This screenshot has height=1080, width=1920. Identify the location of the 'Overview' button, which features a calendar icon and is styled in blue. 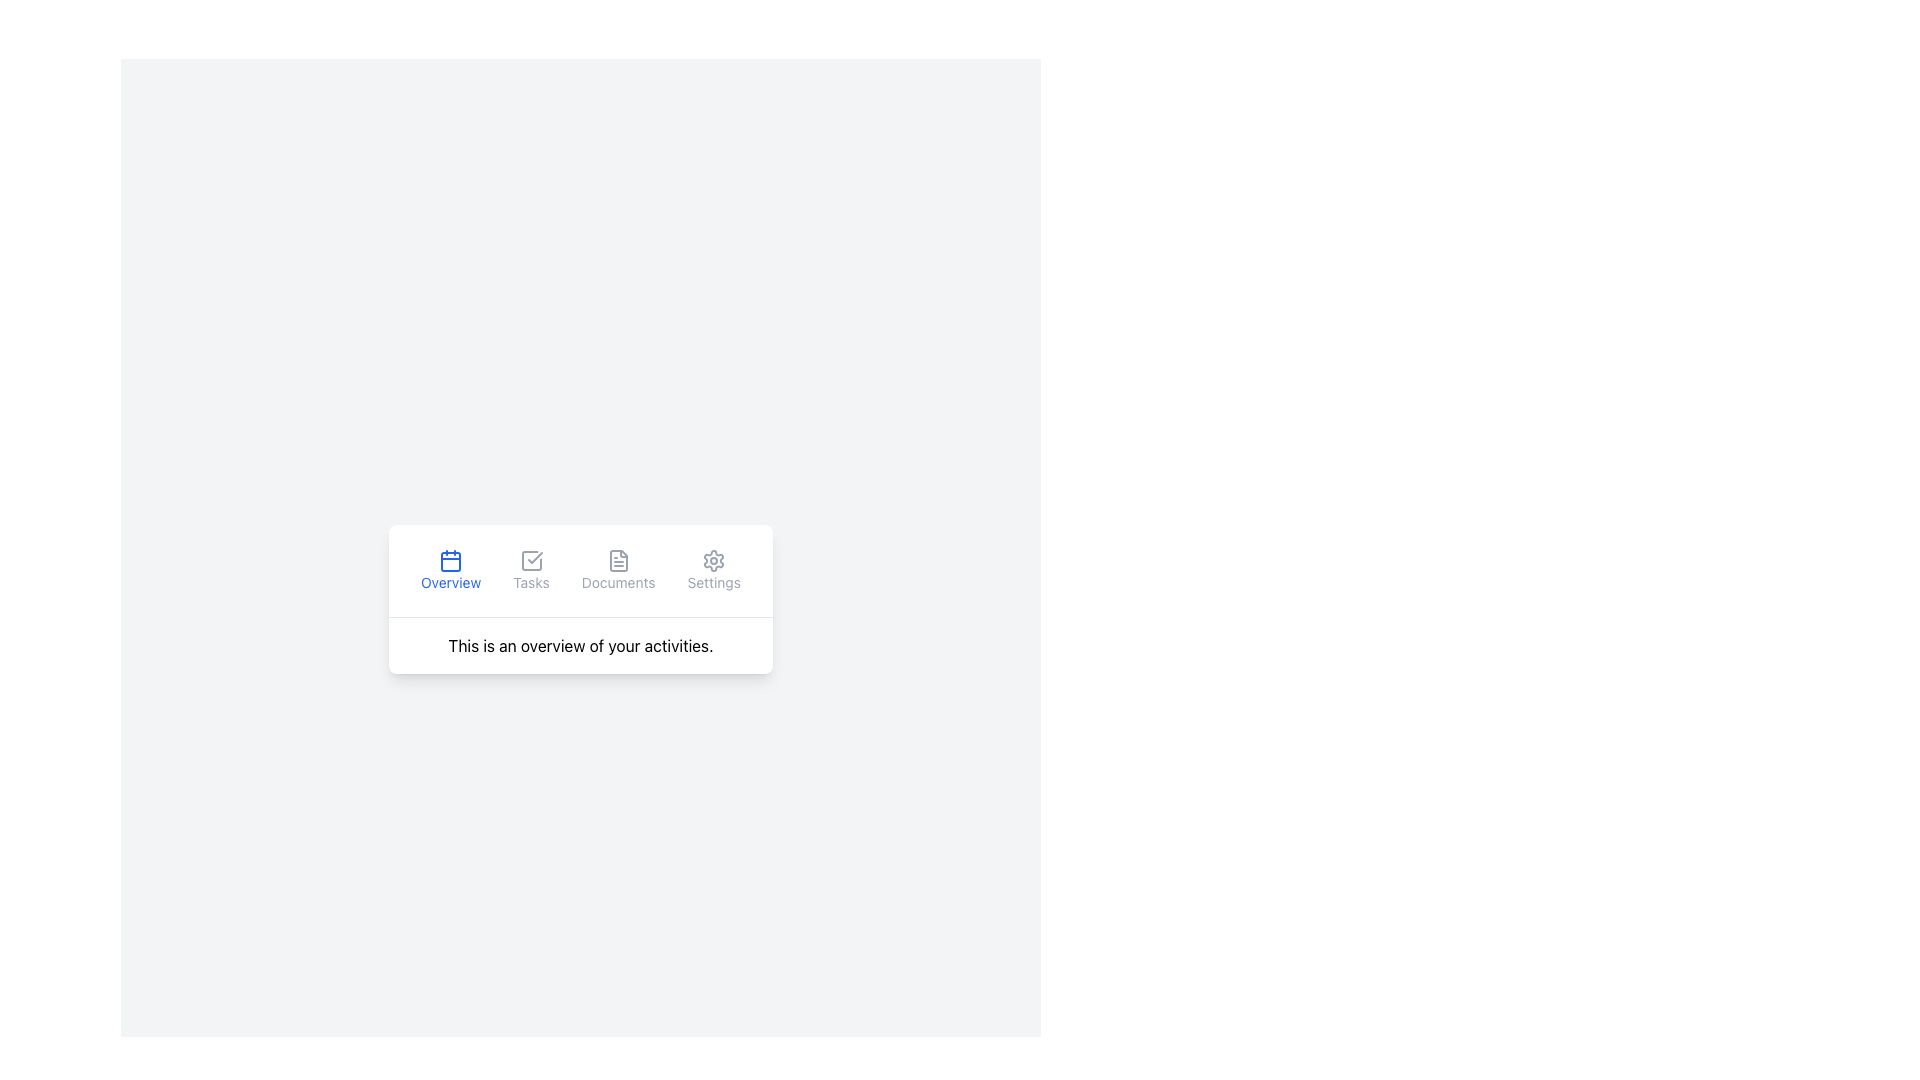
(450, 570).